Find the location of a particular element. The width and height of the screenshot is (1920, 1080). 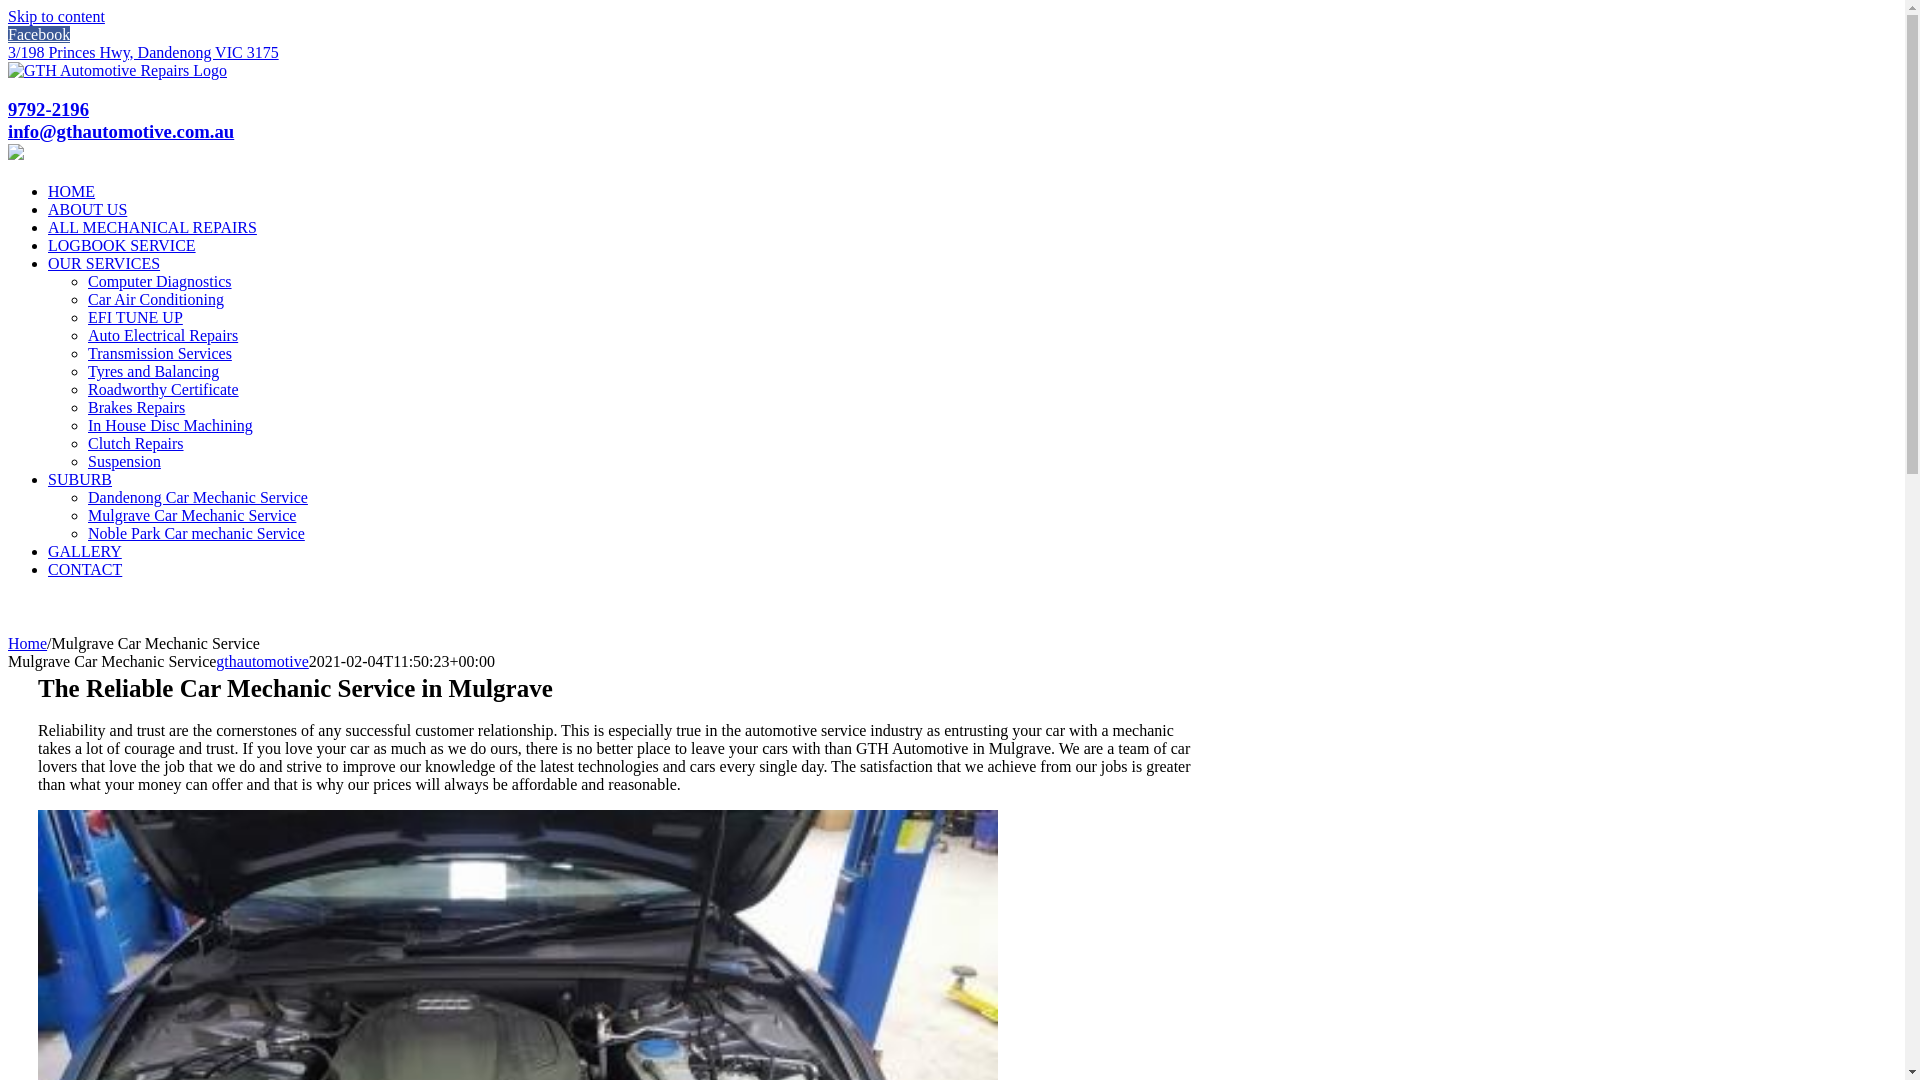

'info@gthautomotive.com.au' is located at coordinates (8, 131).